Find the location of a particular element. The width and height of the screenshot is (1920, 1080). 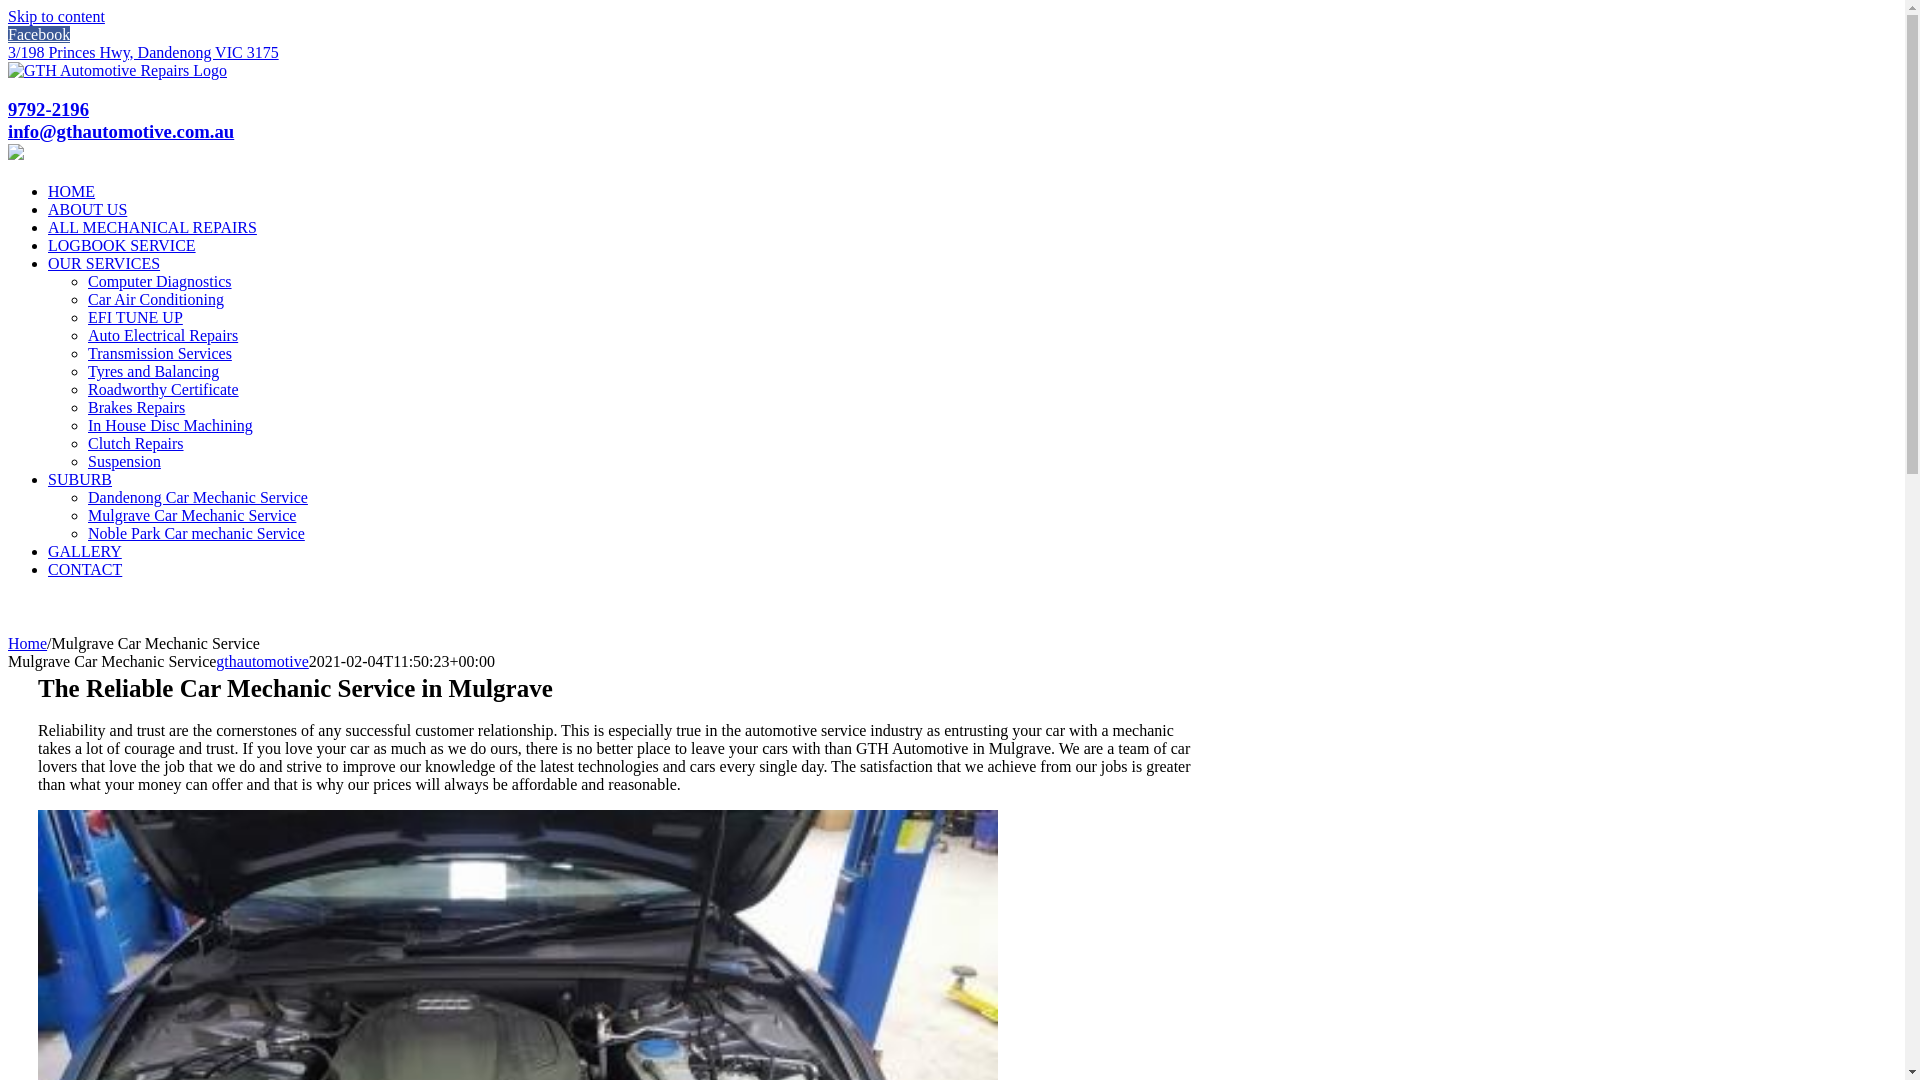

'info@gthautomotive.com.au' is located at coordinates (8, 131).